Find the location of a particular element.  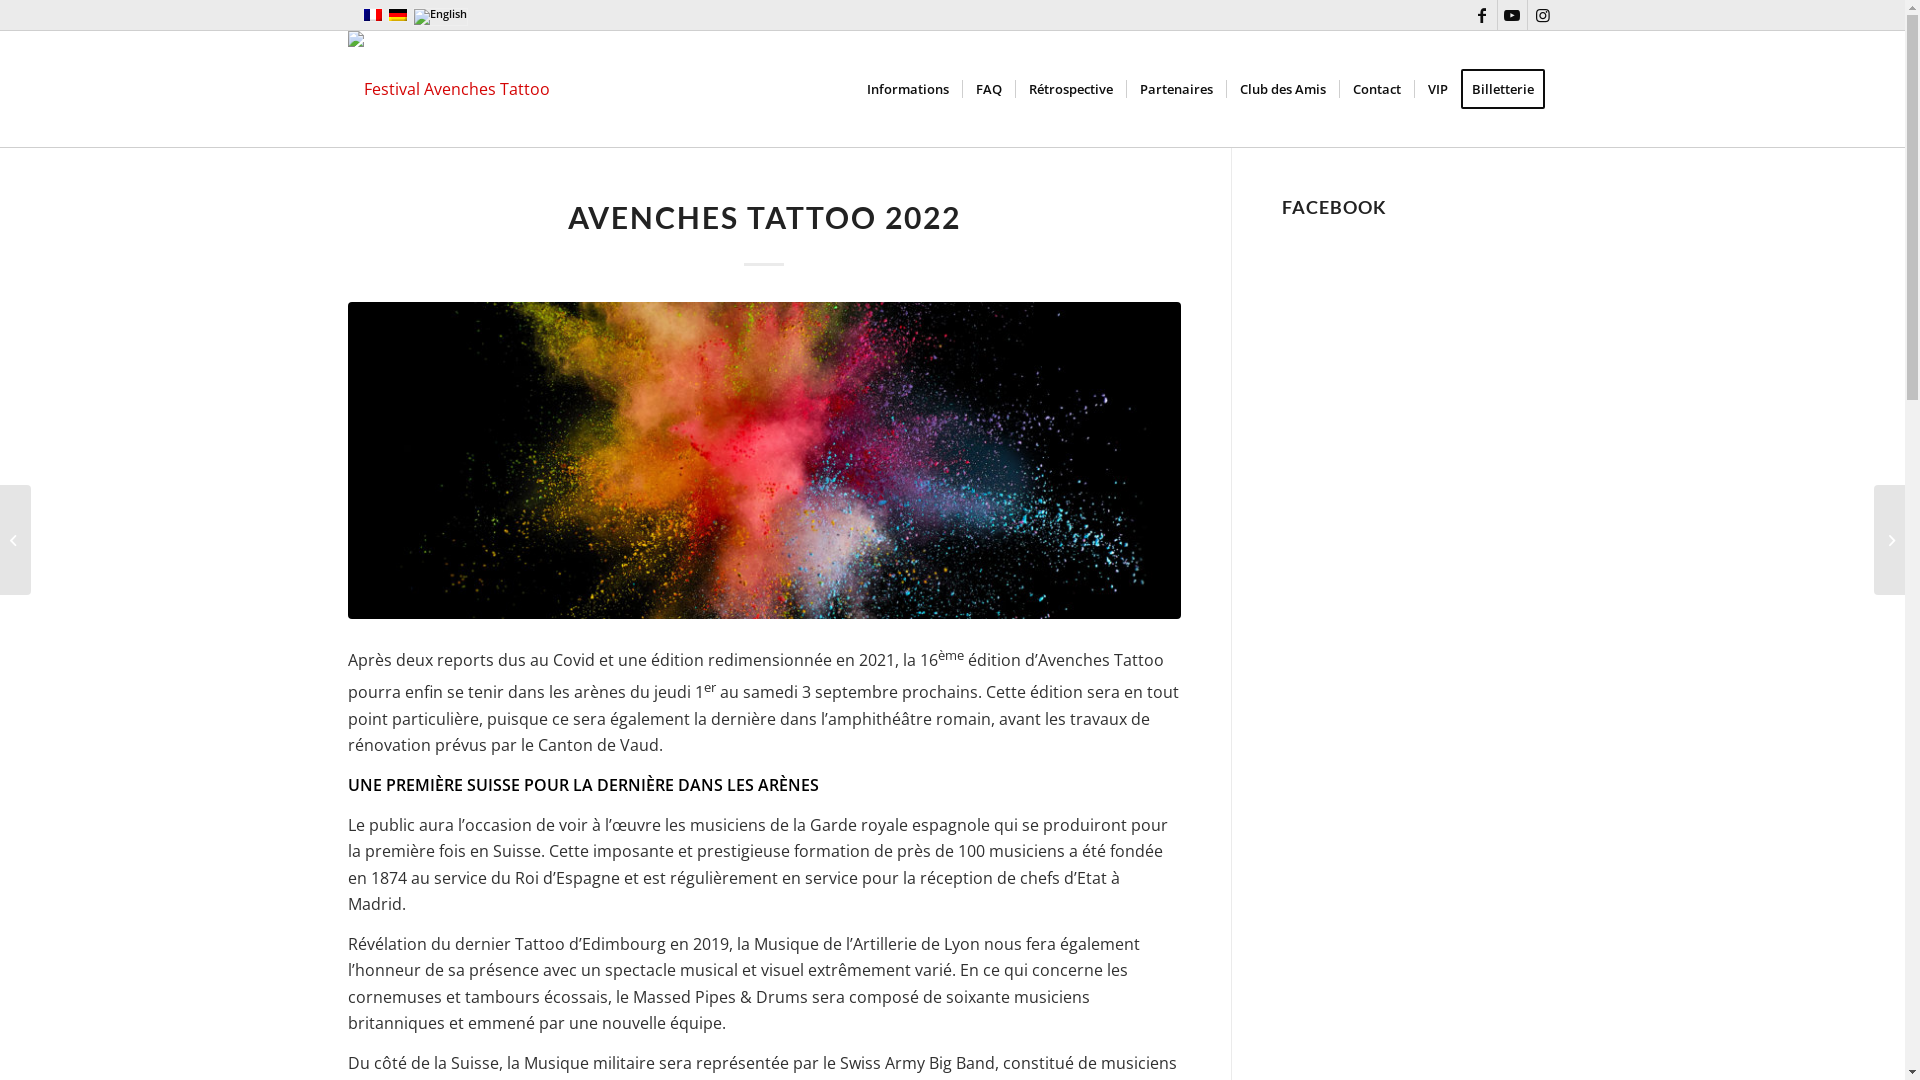

'English' is located at coordinates (438, 16).